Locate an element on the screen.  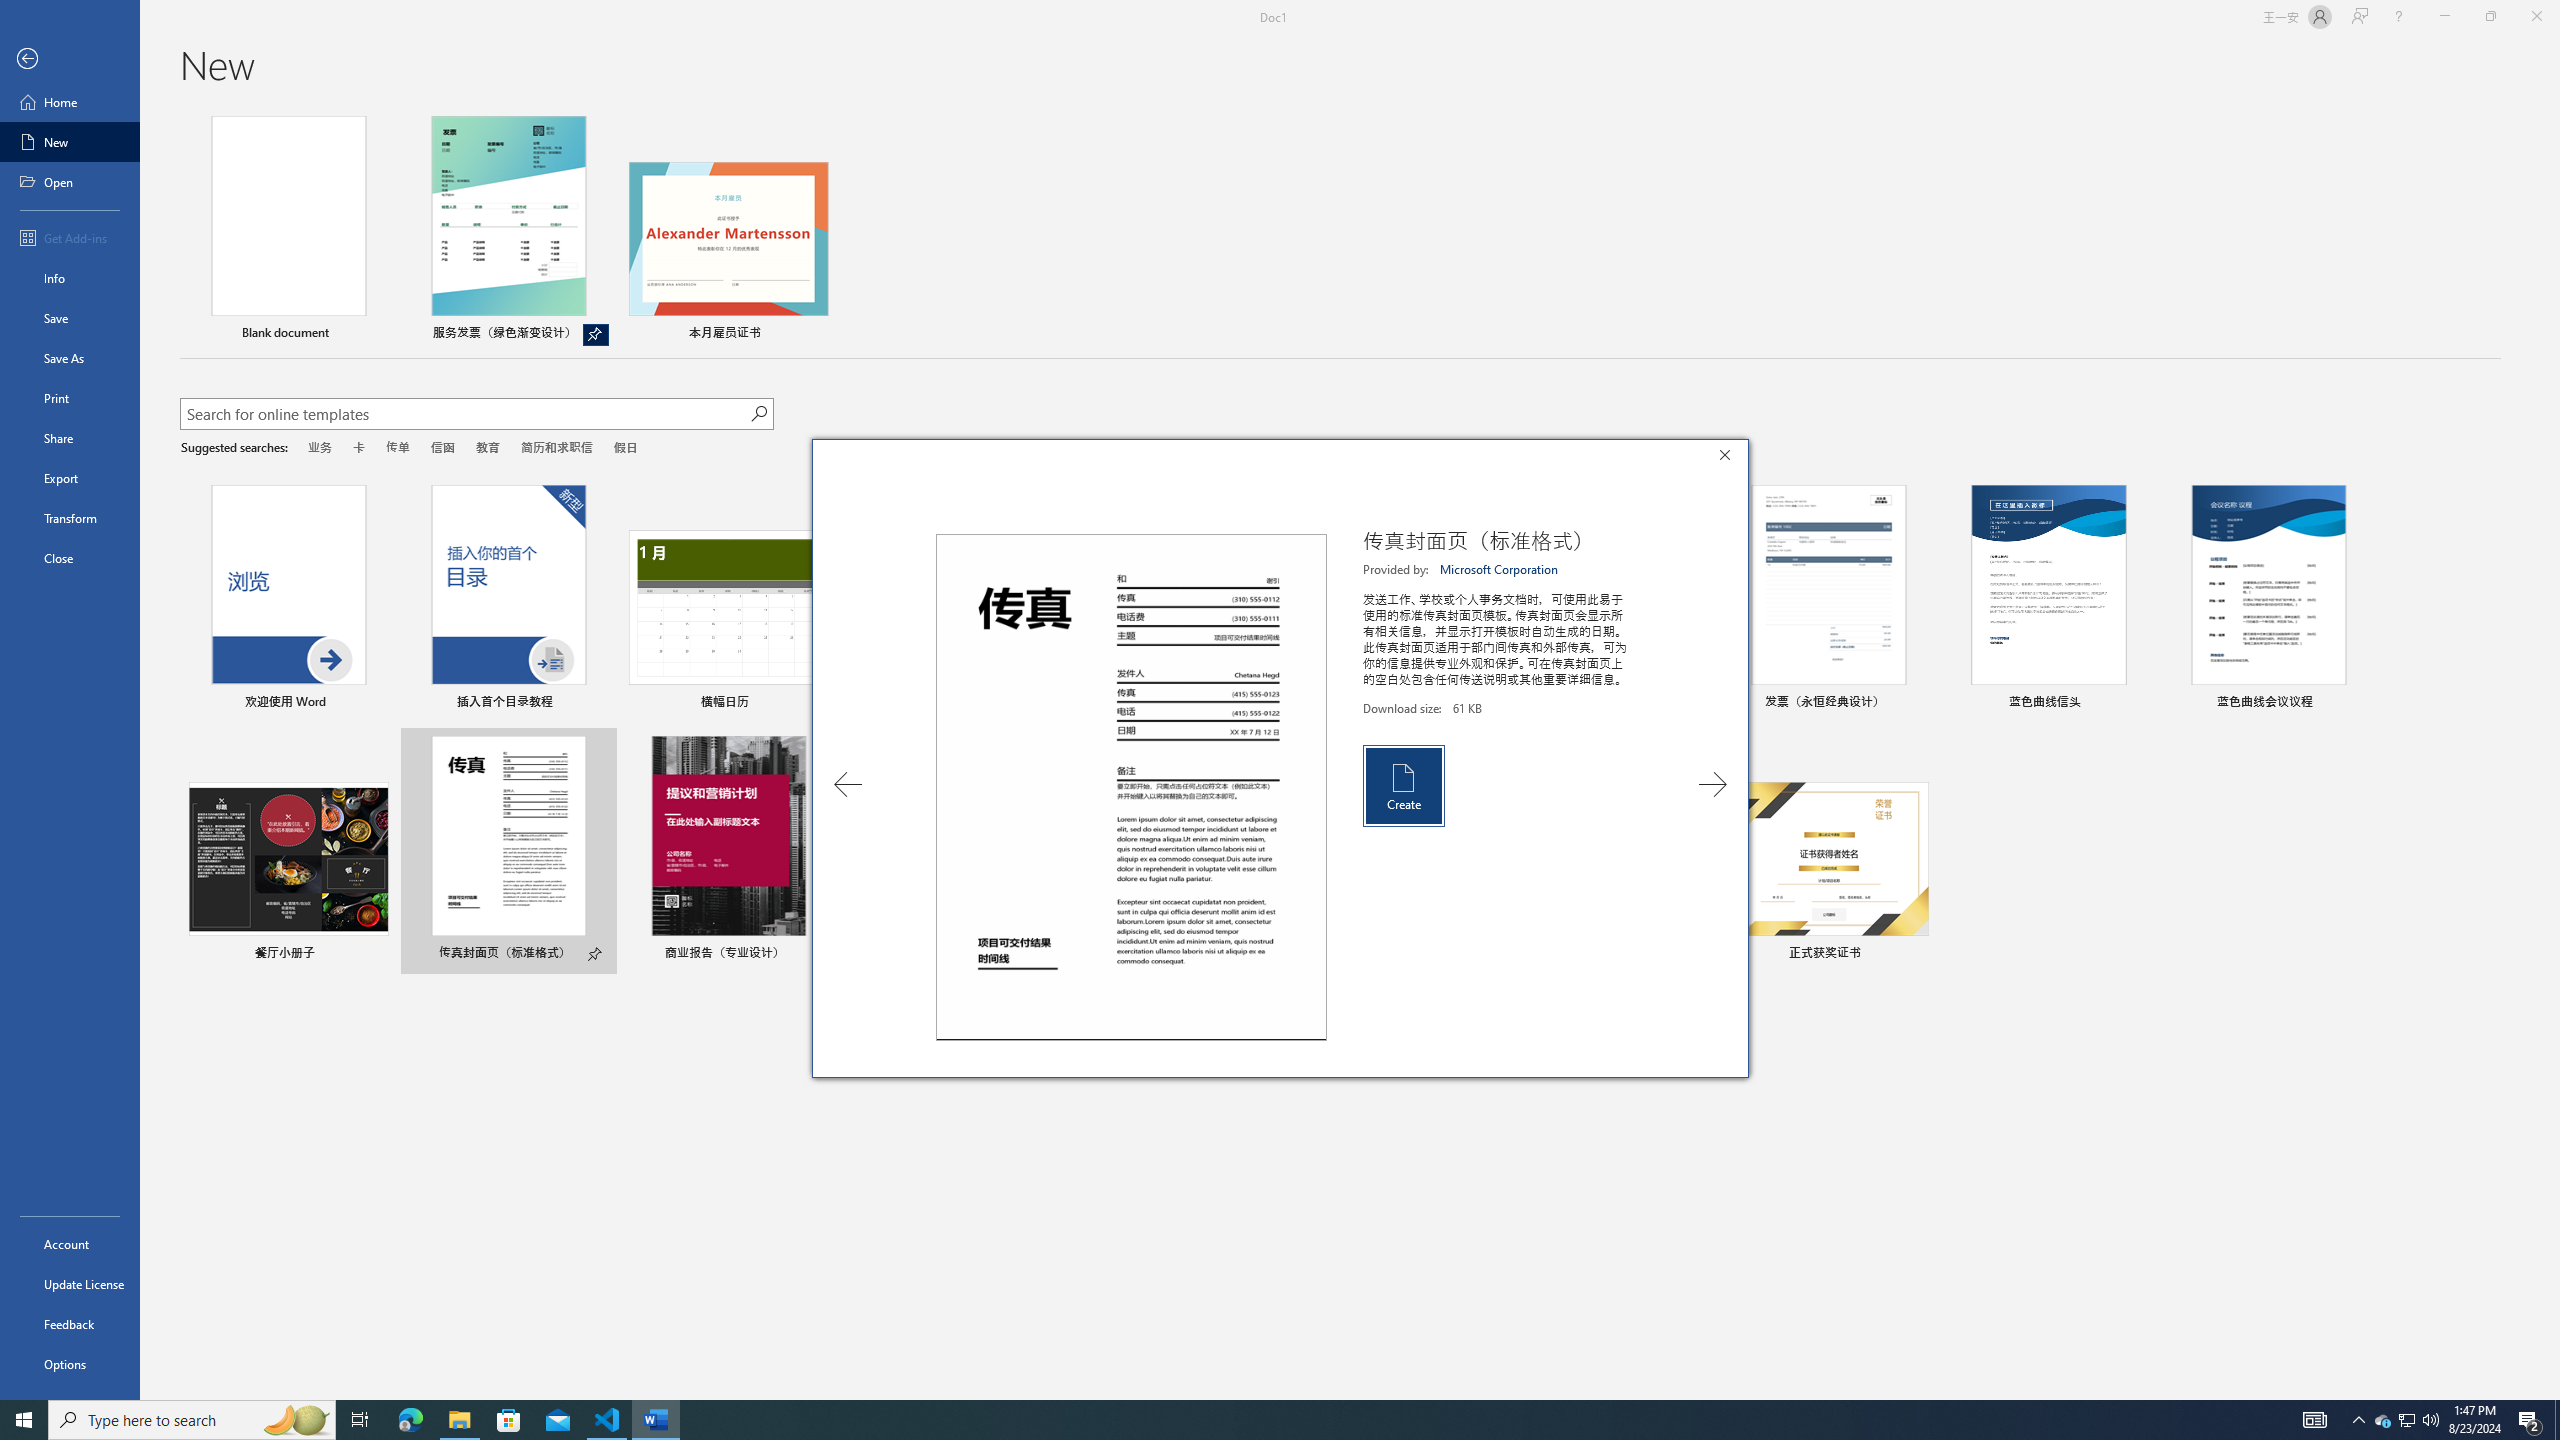
'Print' is located at coordinates (69, 397).